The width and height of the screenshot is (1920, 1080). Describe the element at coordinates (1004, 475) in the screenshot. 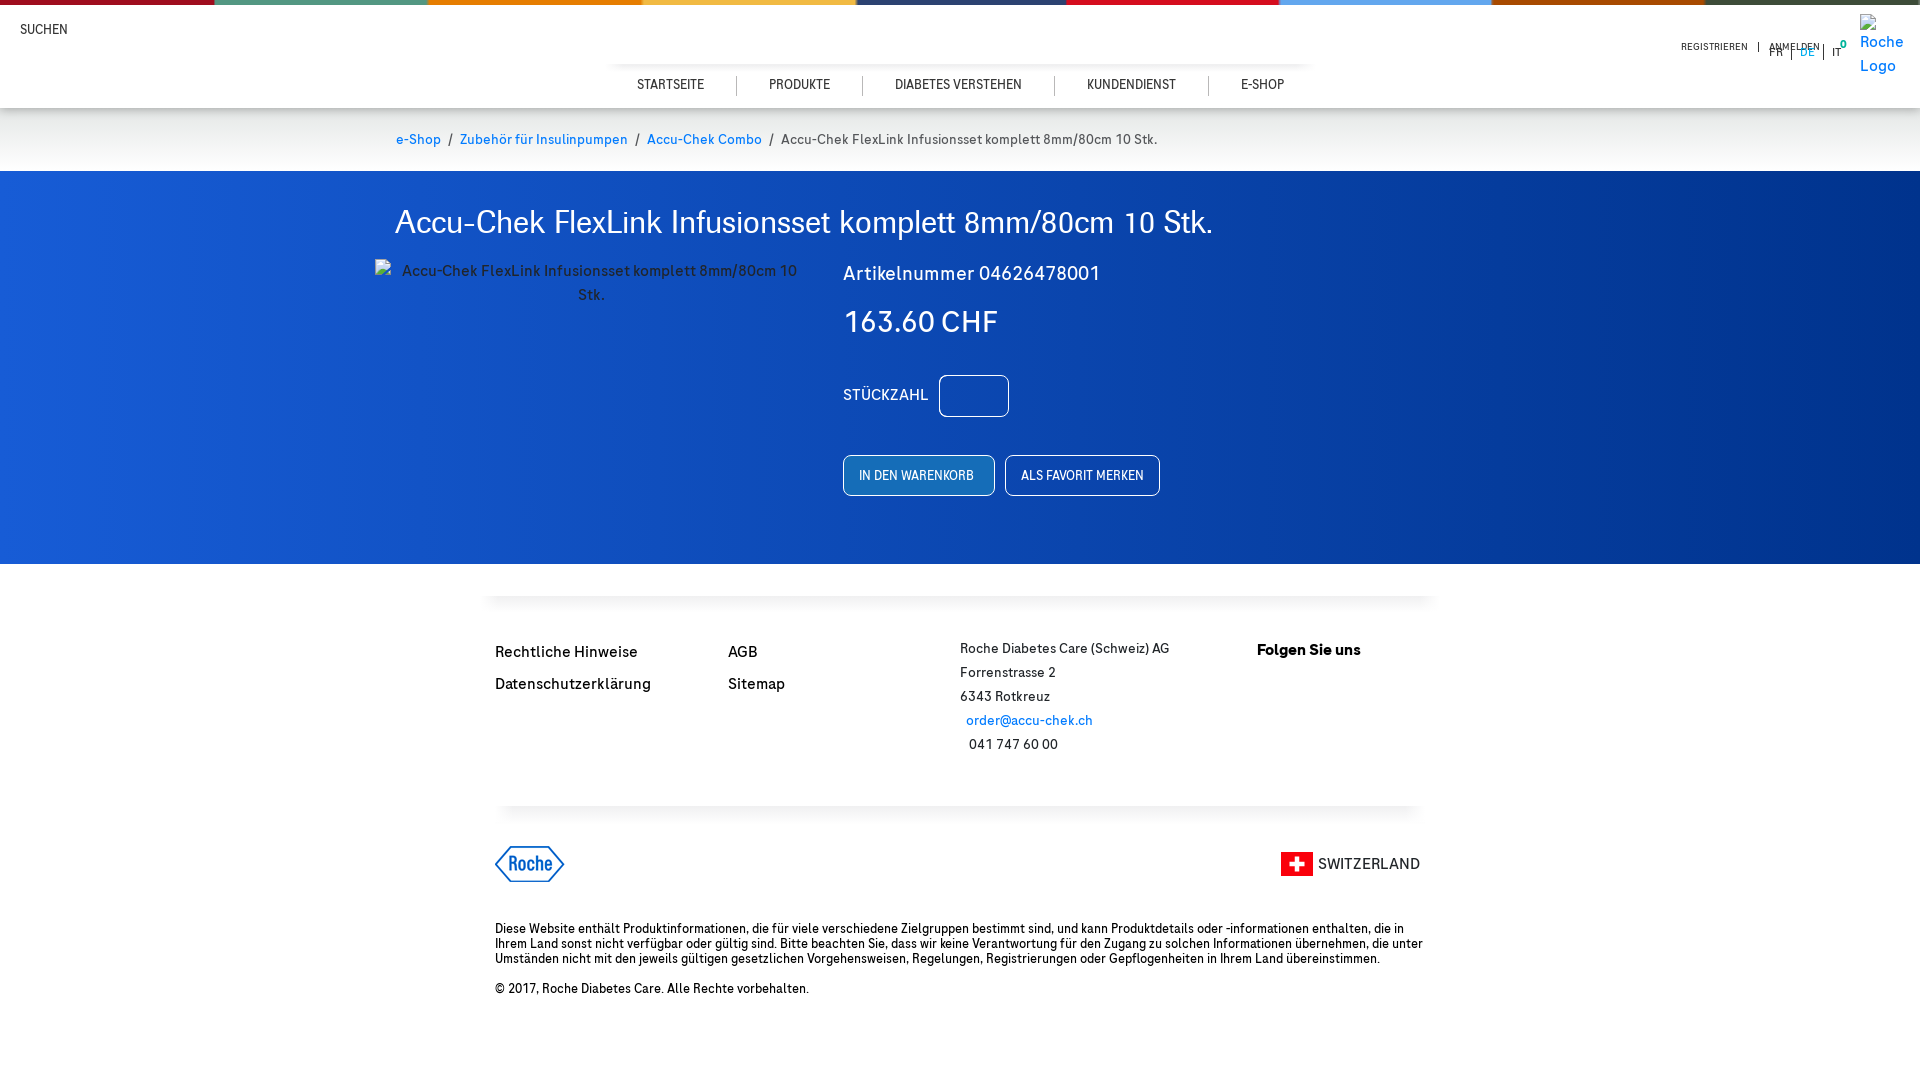

I see `'ALS FAVORIT MERKEN'` at that location.